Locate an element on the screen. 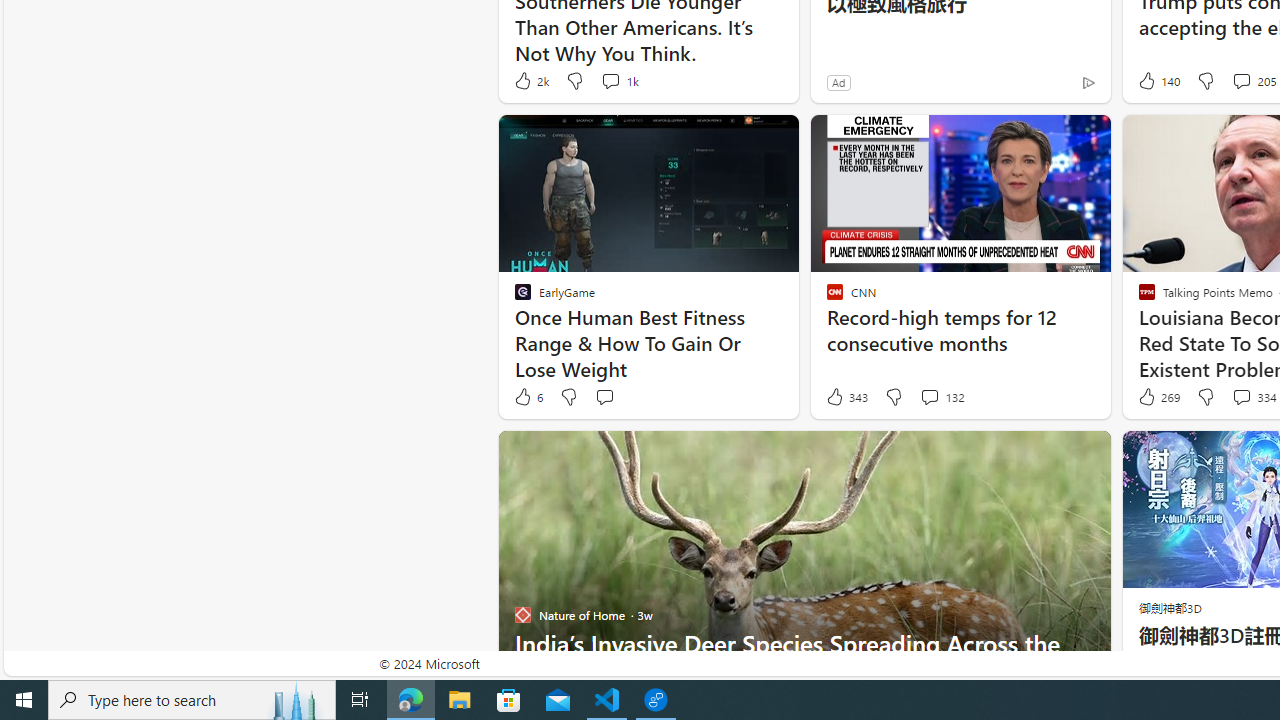  '343 Like' is located at coordinates (846, 397).